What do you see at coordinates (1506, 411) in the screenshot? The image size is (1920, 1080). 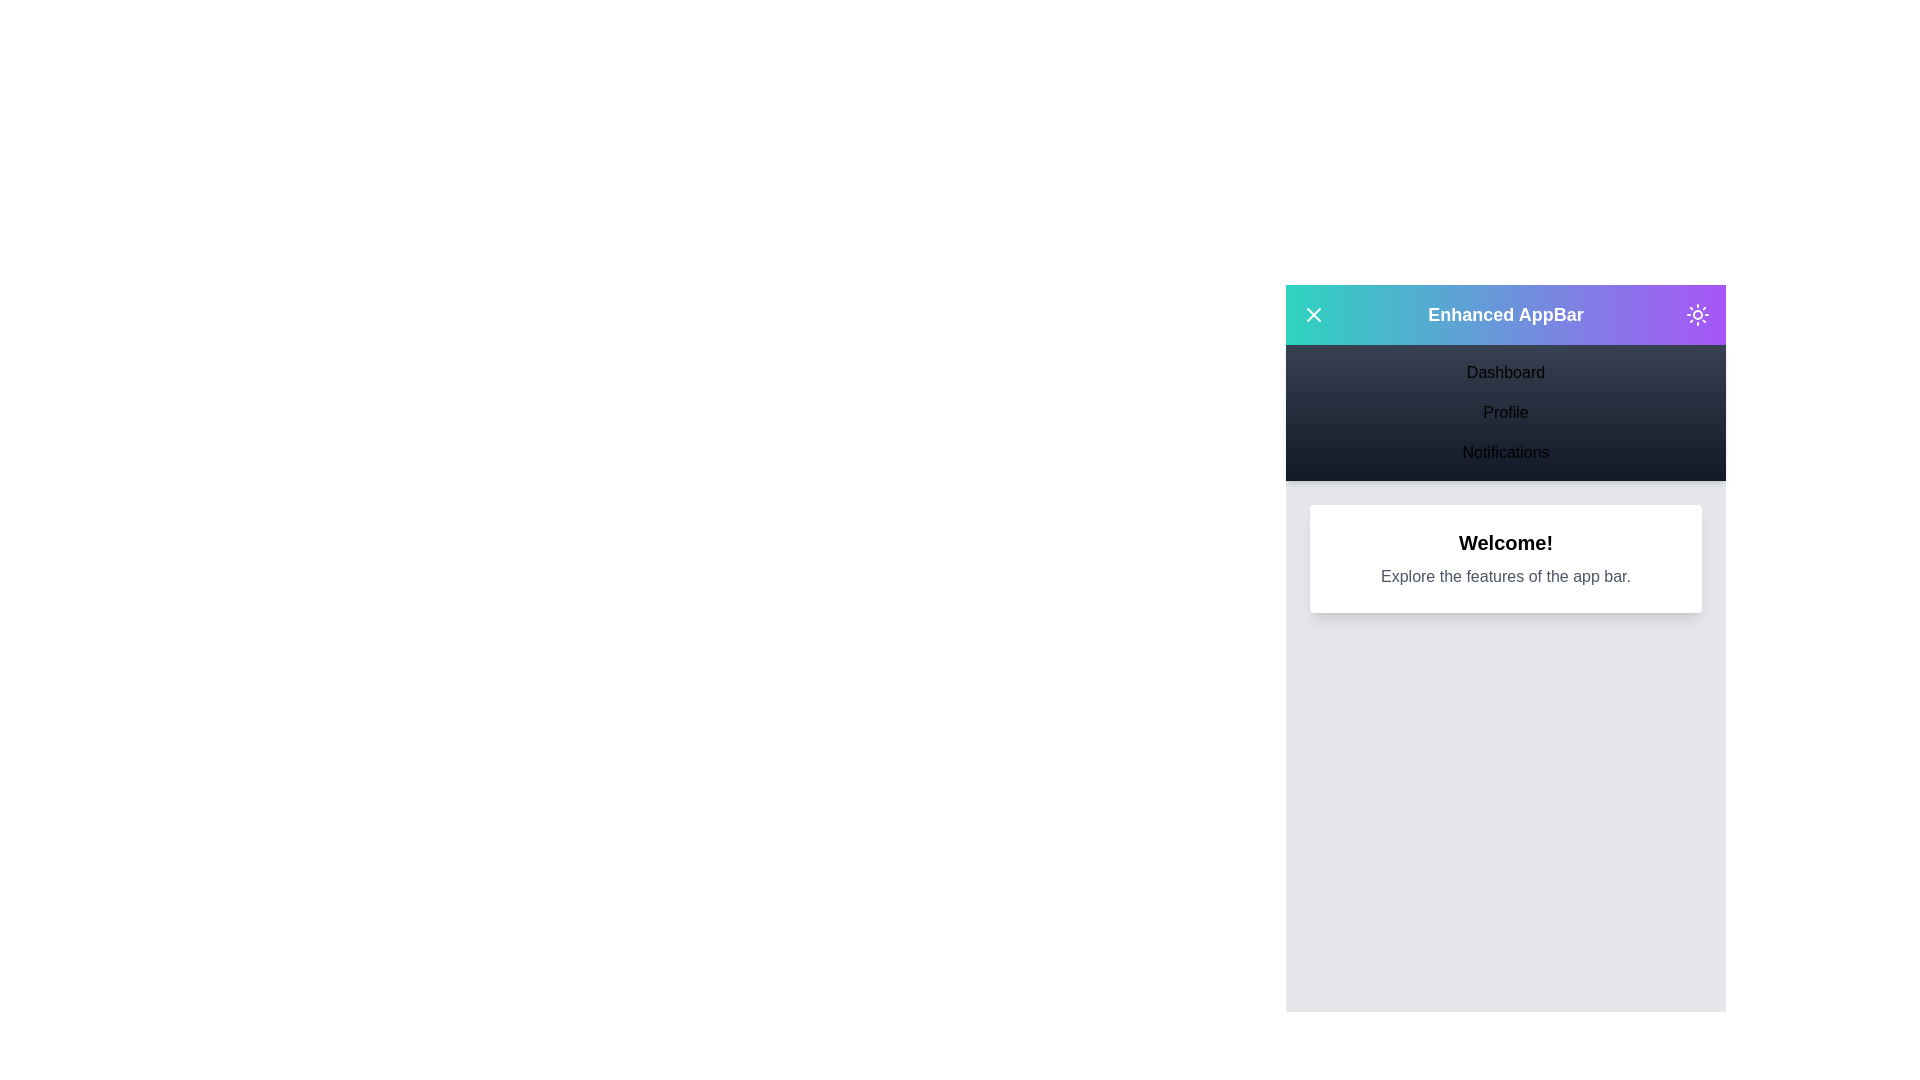 I see `the menu item Profile to navigate to the corresponding section` at bounding box center [1506, 411].